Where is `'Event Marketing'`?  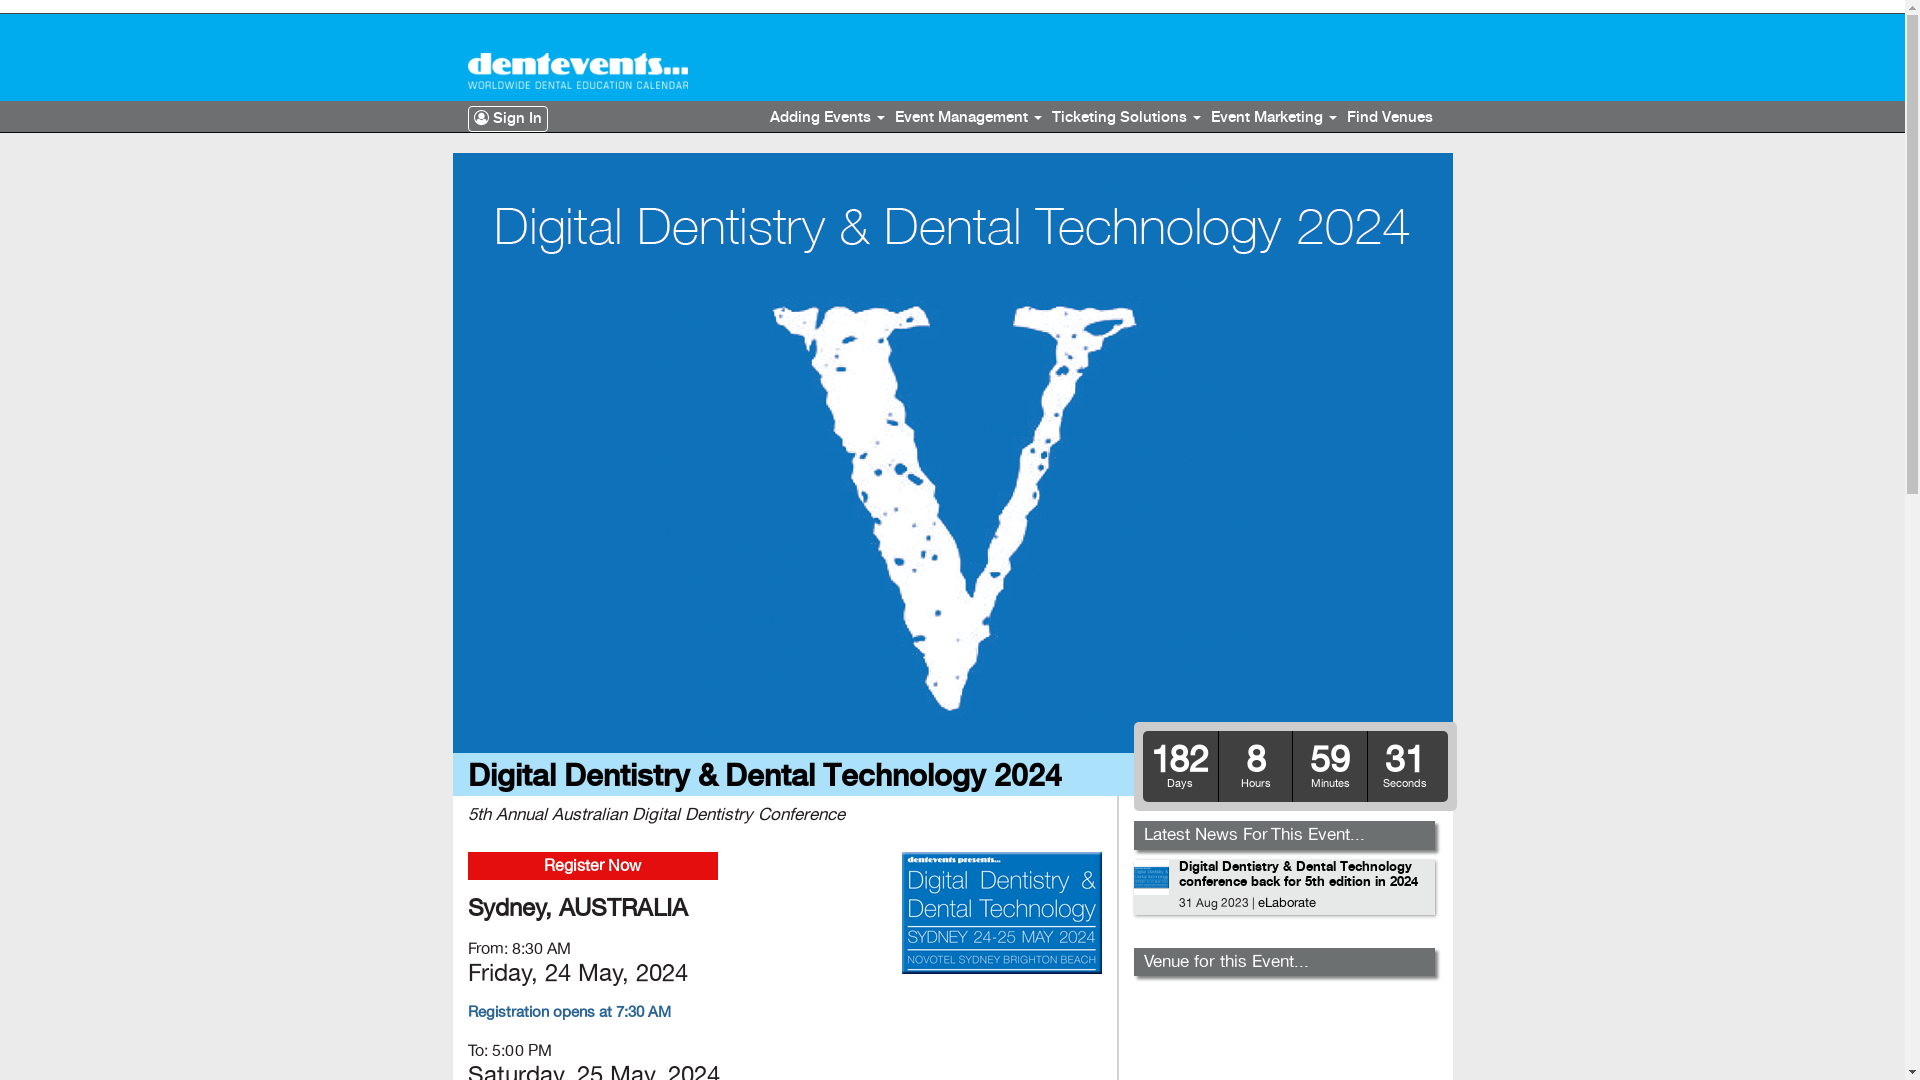 'Event Marketing' is located at coordinates (1272, 118).